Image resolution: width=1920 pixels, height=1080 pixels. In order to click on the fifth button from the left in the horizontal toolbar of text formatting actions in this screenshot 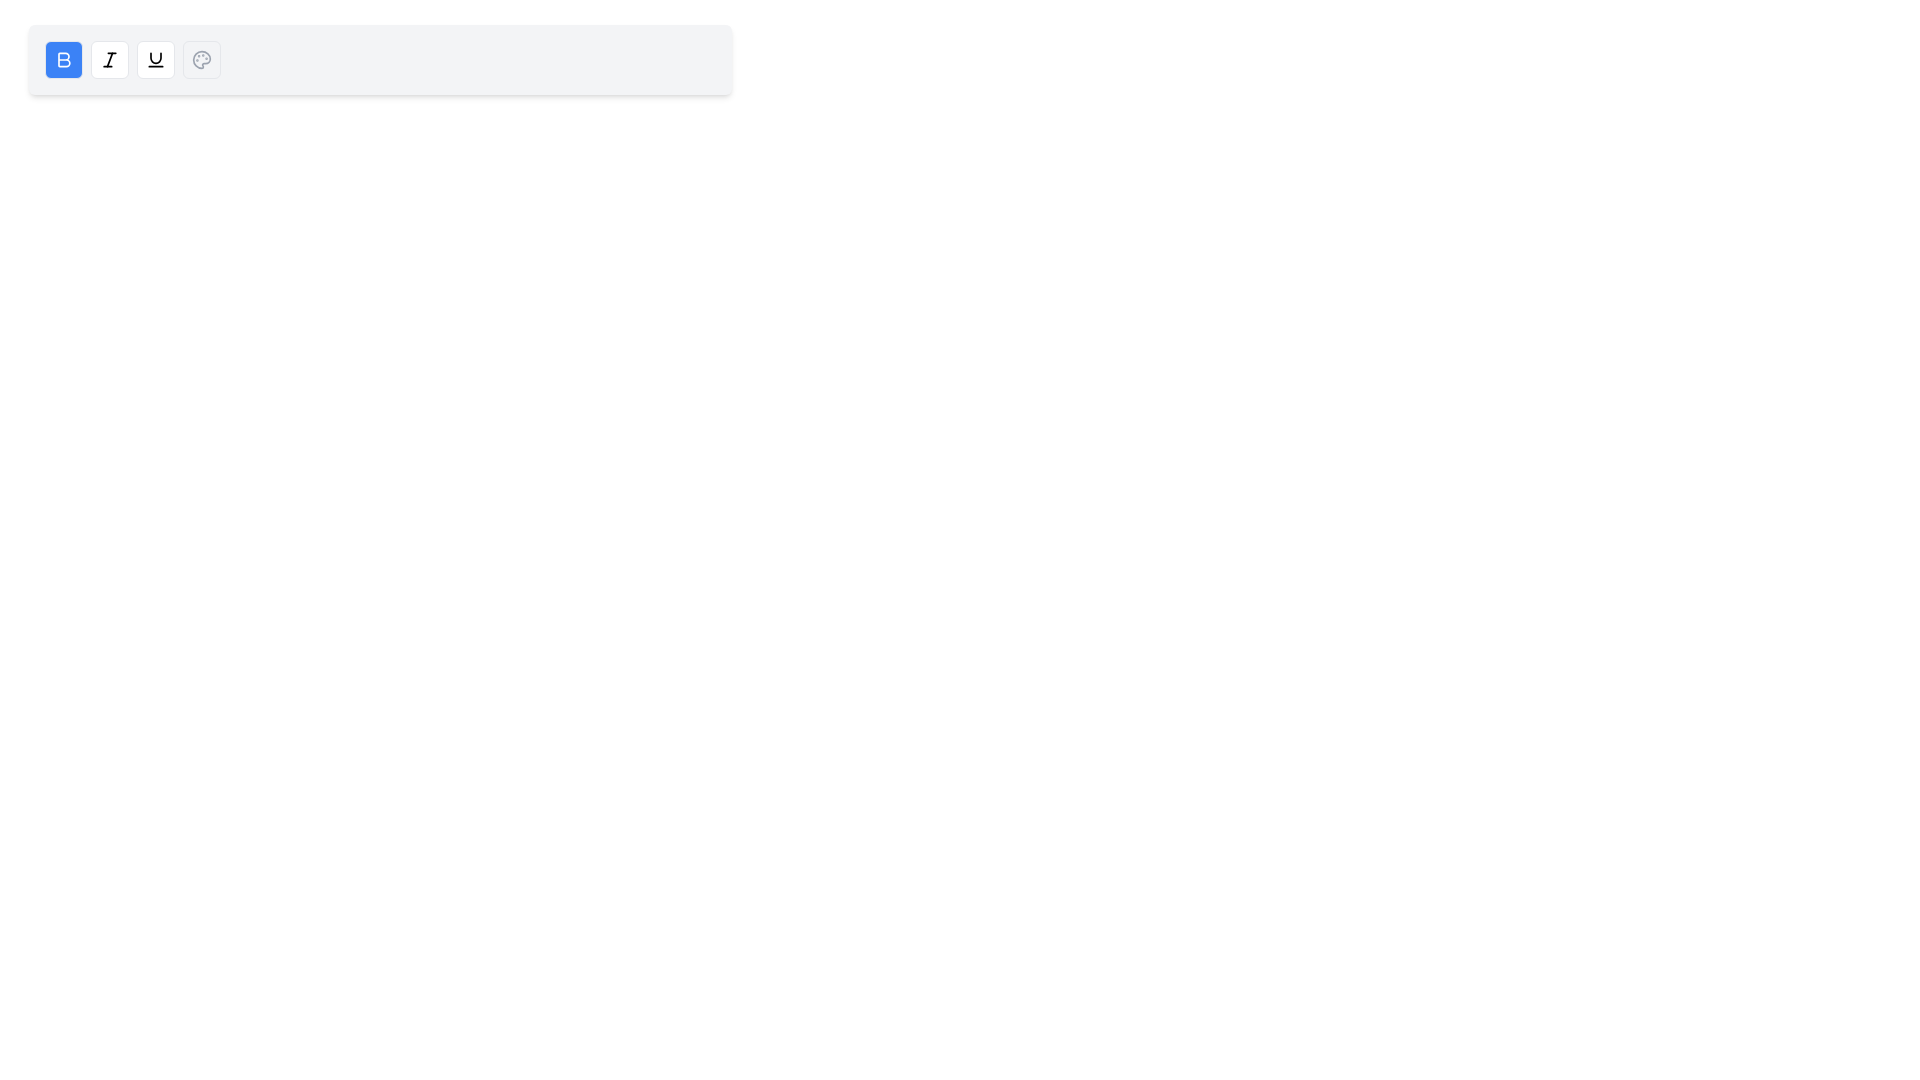, I will do `click(201, 59)`.